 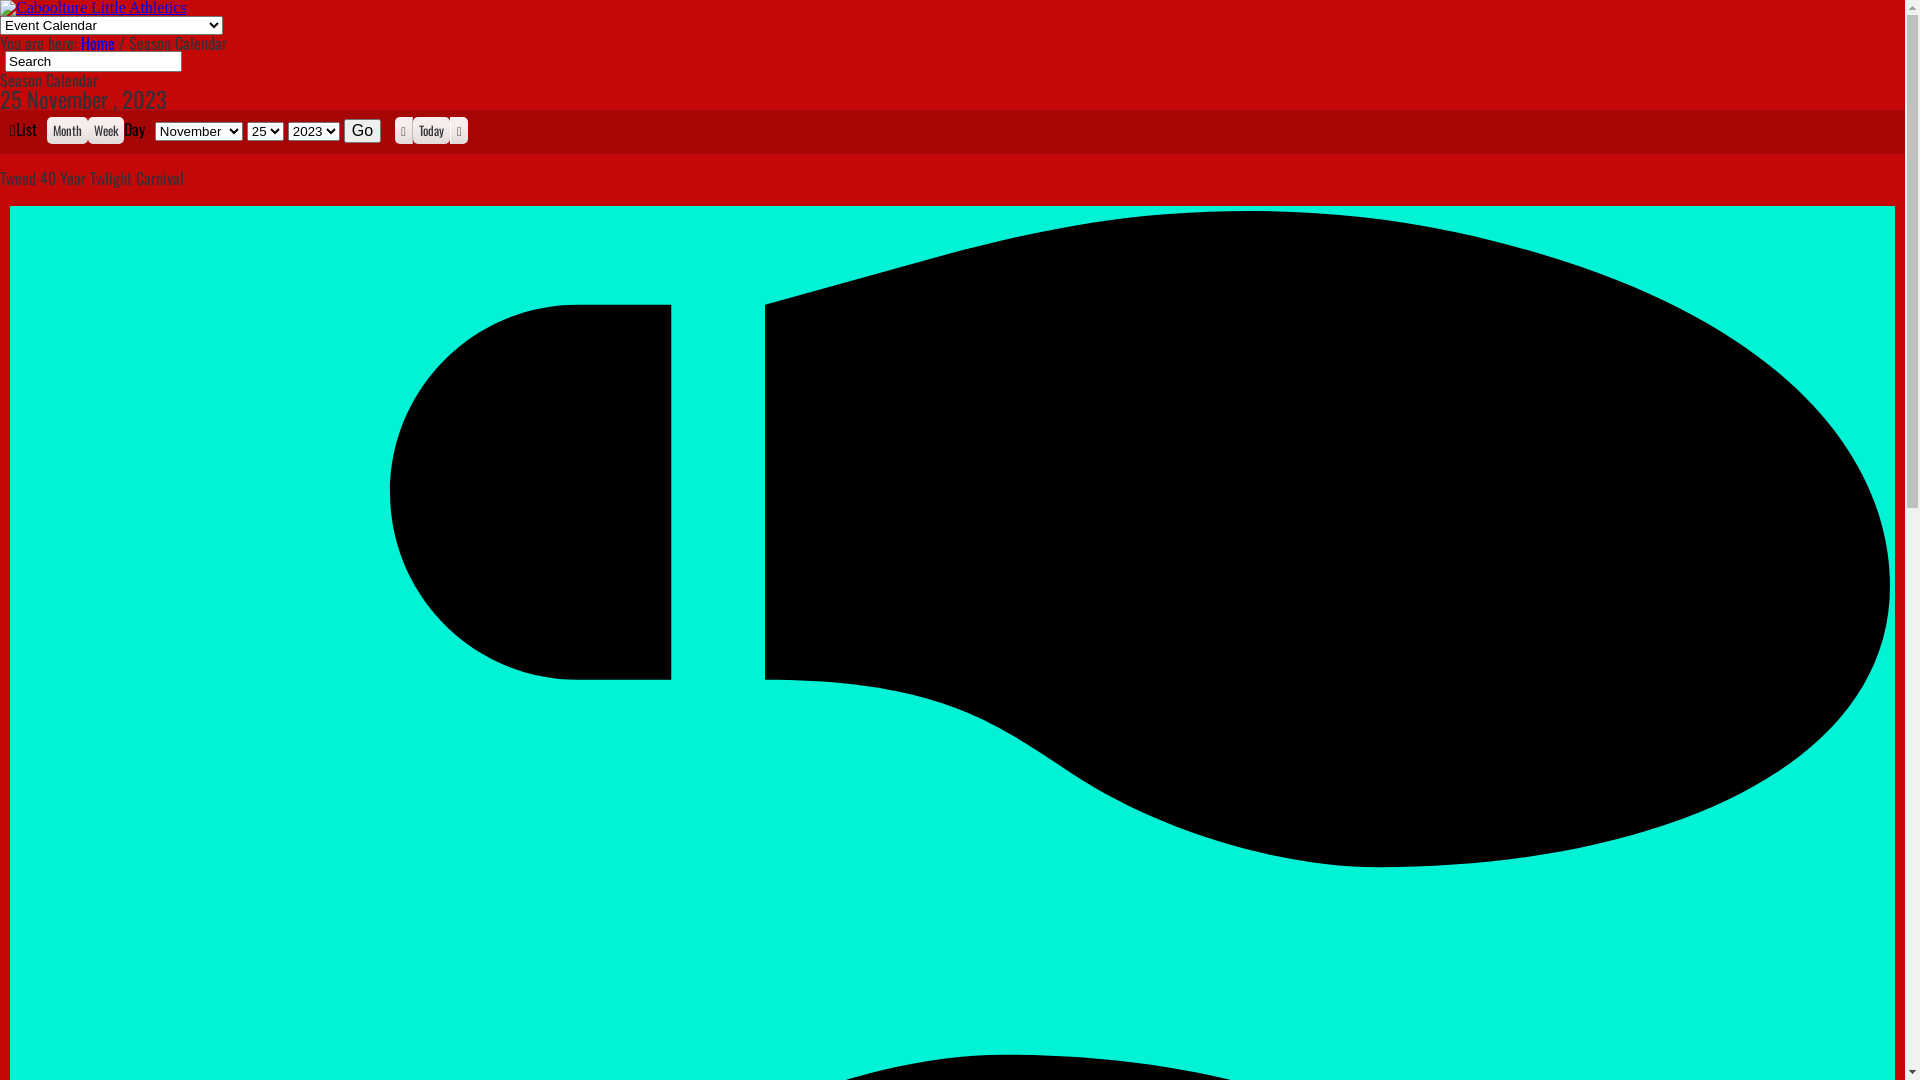 What do you see at coordinates (402, 130) in the screenshot?
I see `'Previous'` at bounding box center [402, 130].